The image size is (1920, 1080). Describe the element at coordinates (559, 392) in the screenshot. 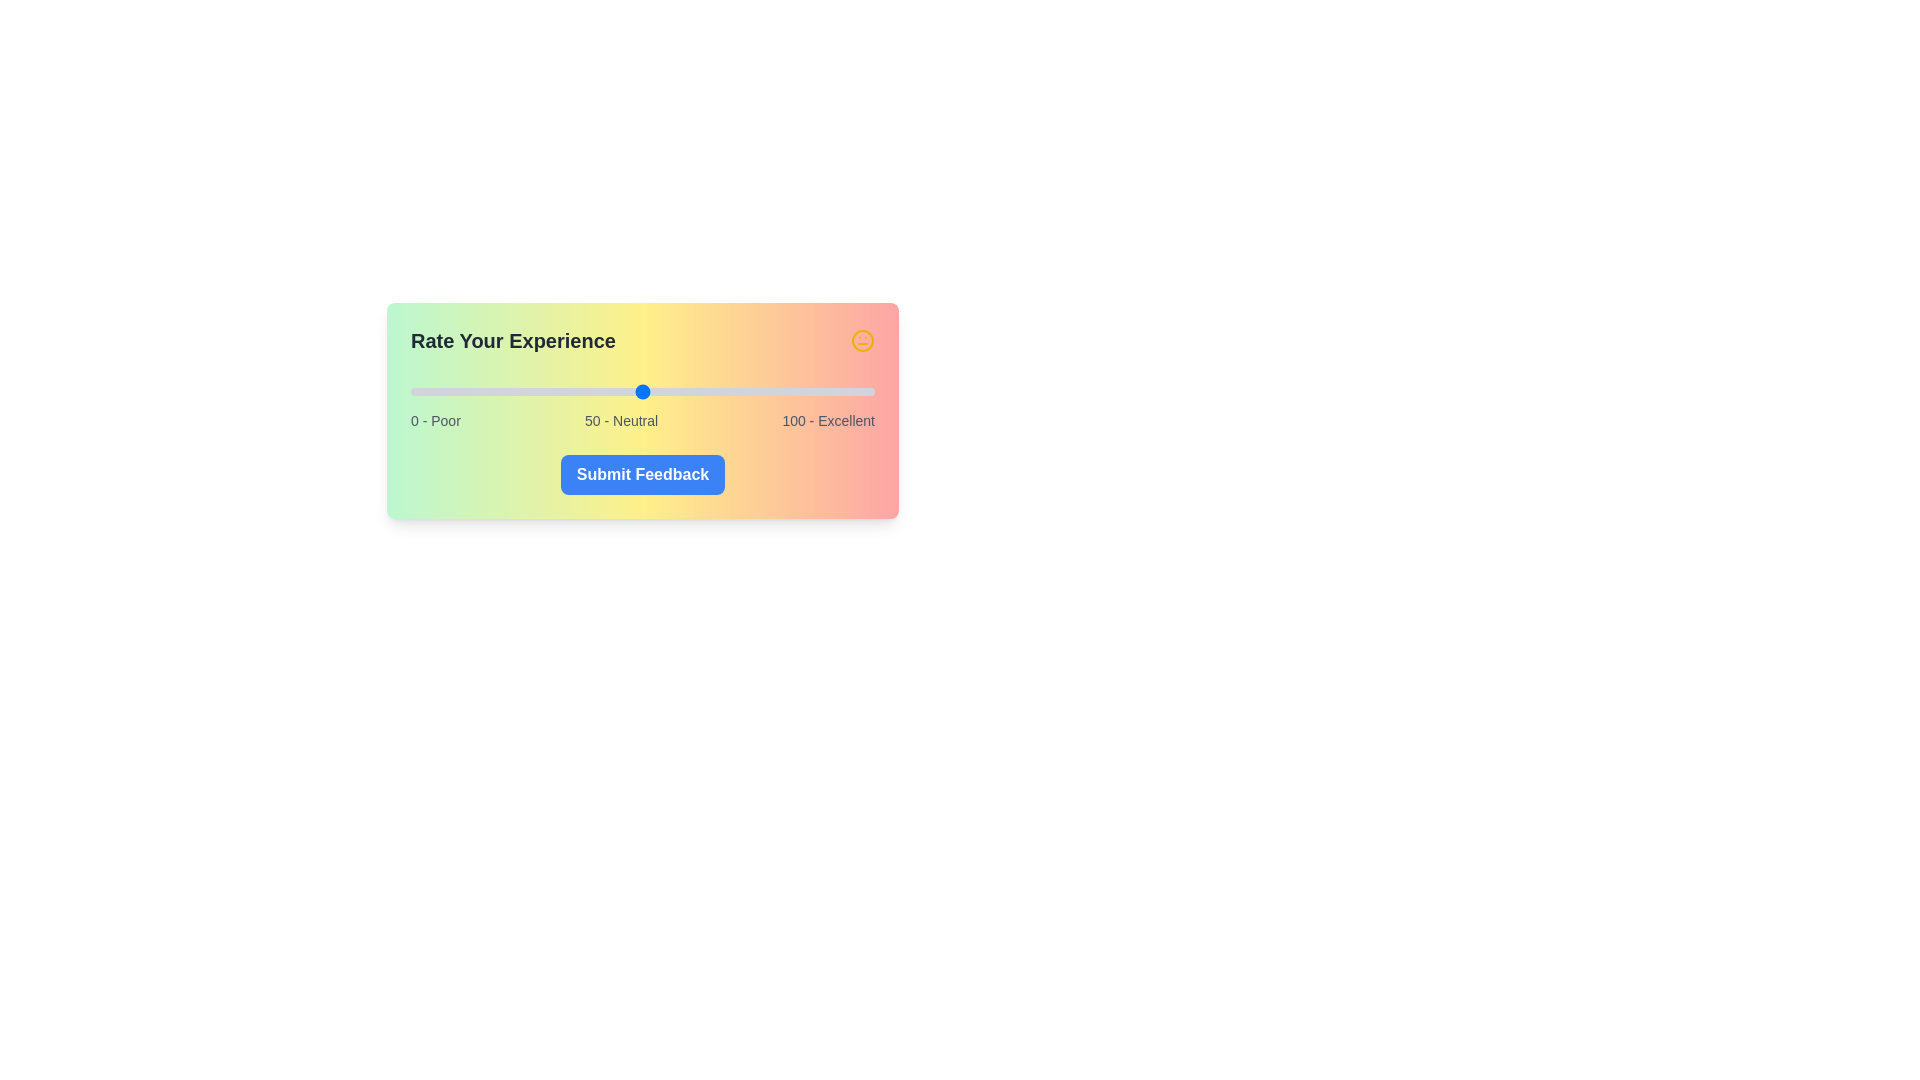

I see `the satisfaction slider to 32 value` at that location.